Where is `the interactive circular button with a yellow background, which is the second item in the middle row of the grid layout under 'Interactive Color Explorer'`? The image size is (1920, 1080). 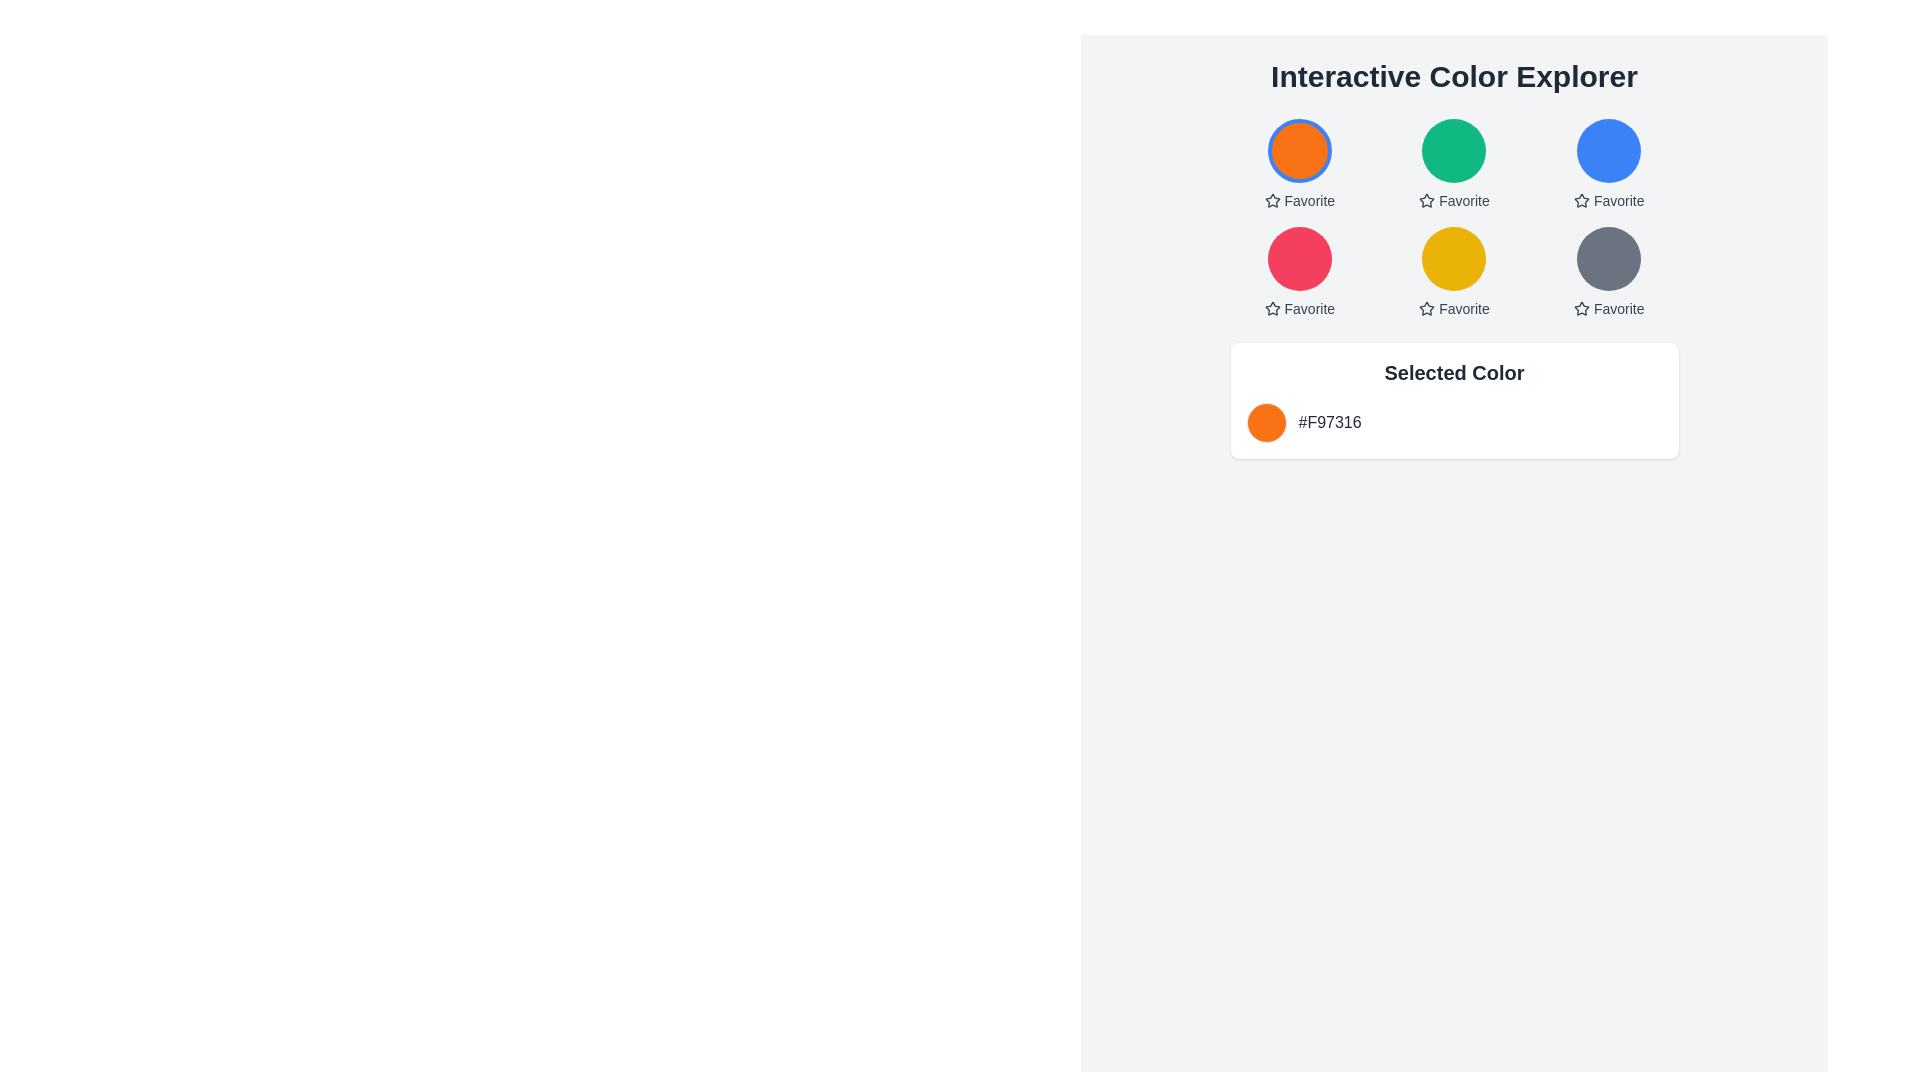
the interactive circular button with a yellow background, which is the second item in the middle row of the grid layout under 'Interactive Color Explorer' is located at coordinates (1454, 289).